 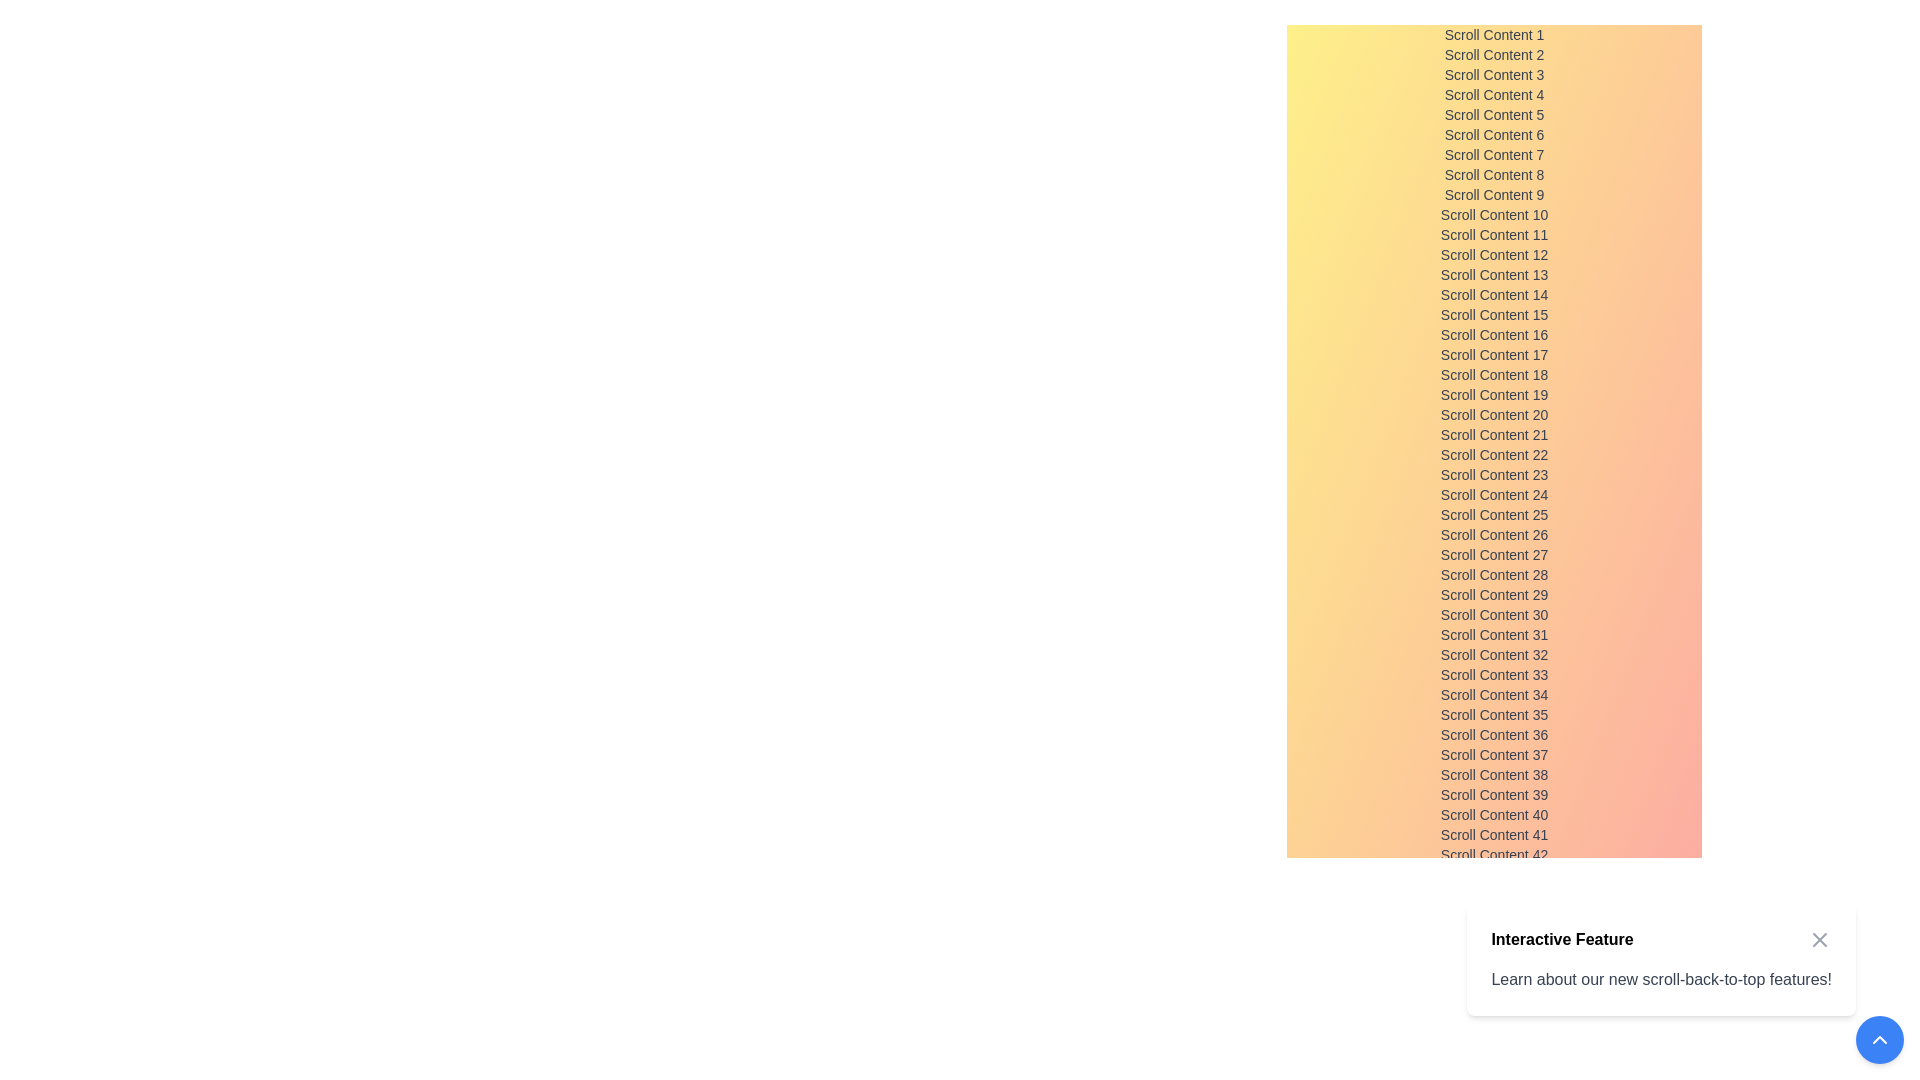 I want to click on text from the Text Label that displays 'Scroll Content 4', which is styled in gray and positioned in a vertical list of similar elements, so click(x=1494, y=95).